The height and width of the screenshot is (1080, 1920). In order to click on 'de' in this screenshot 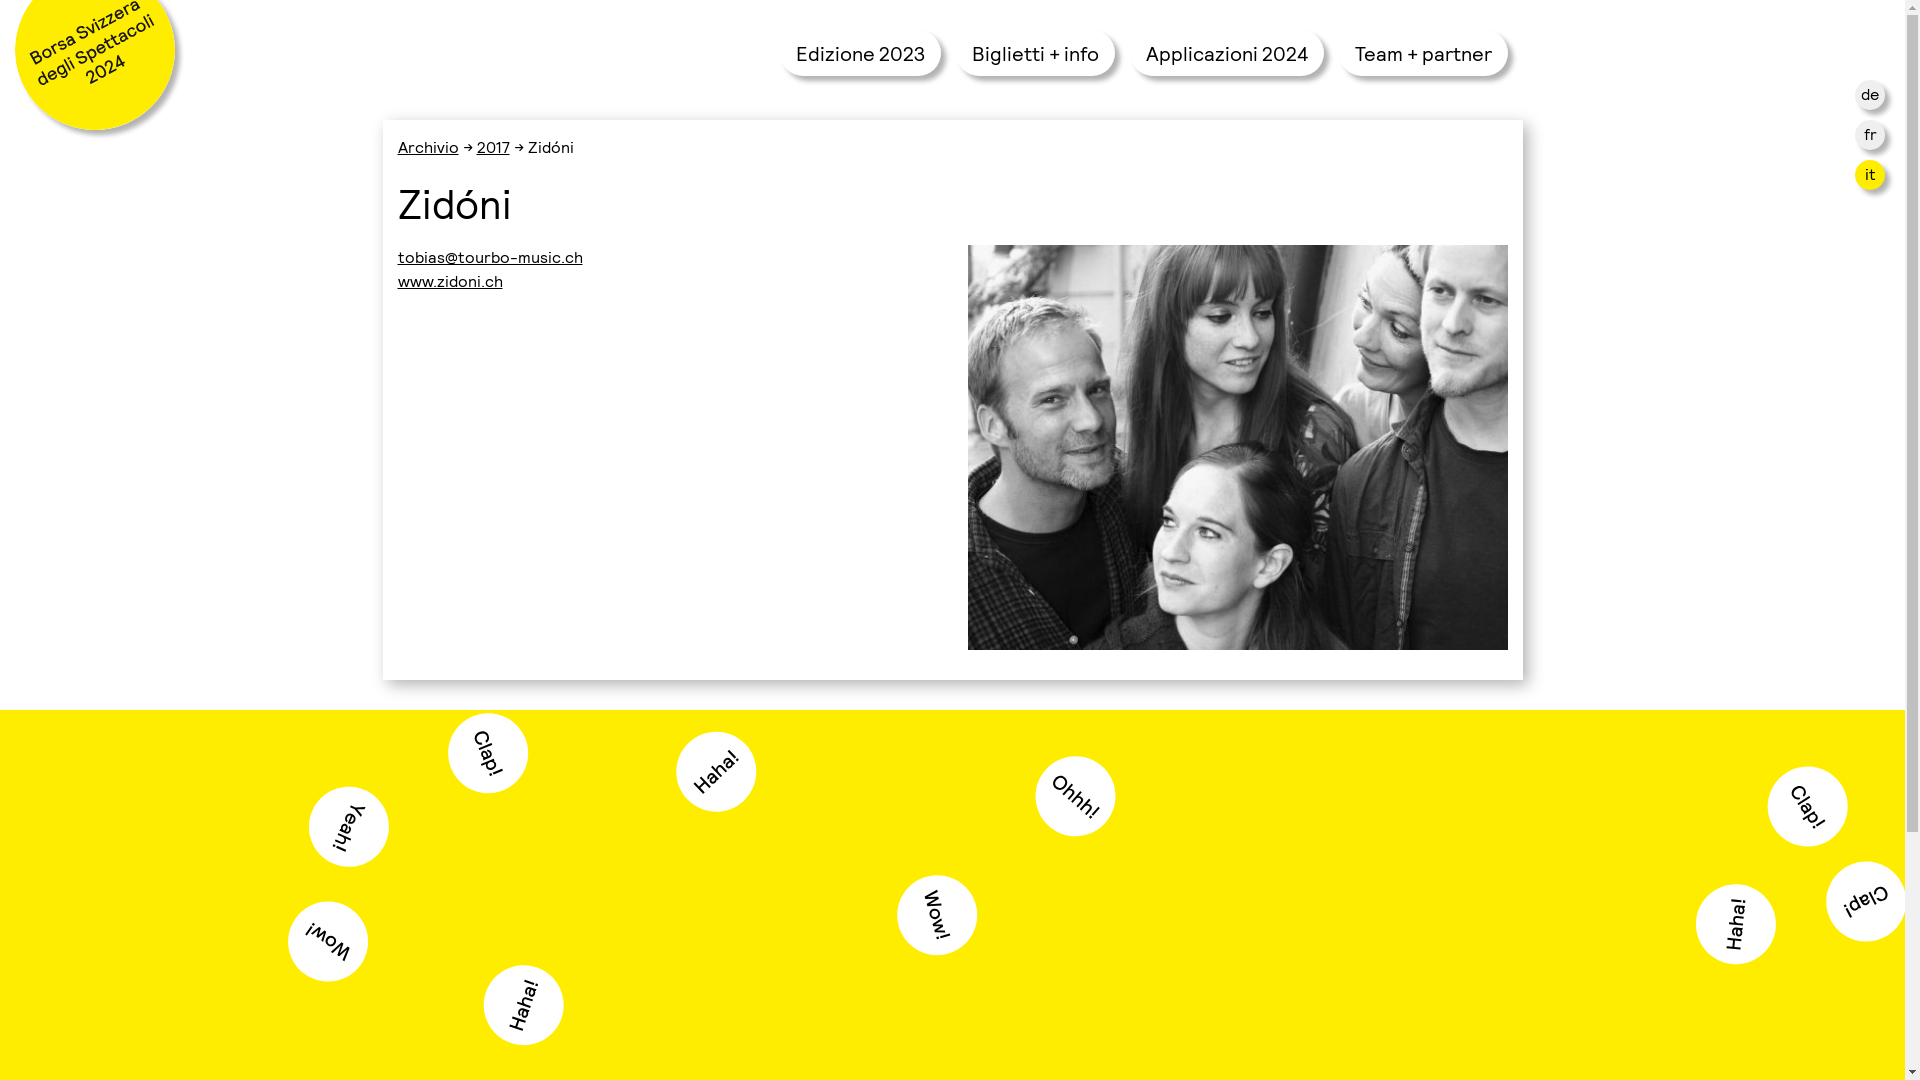, I will do `click(1869, 93)`.